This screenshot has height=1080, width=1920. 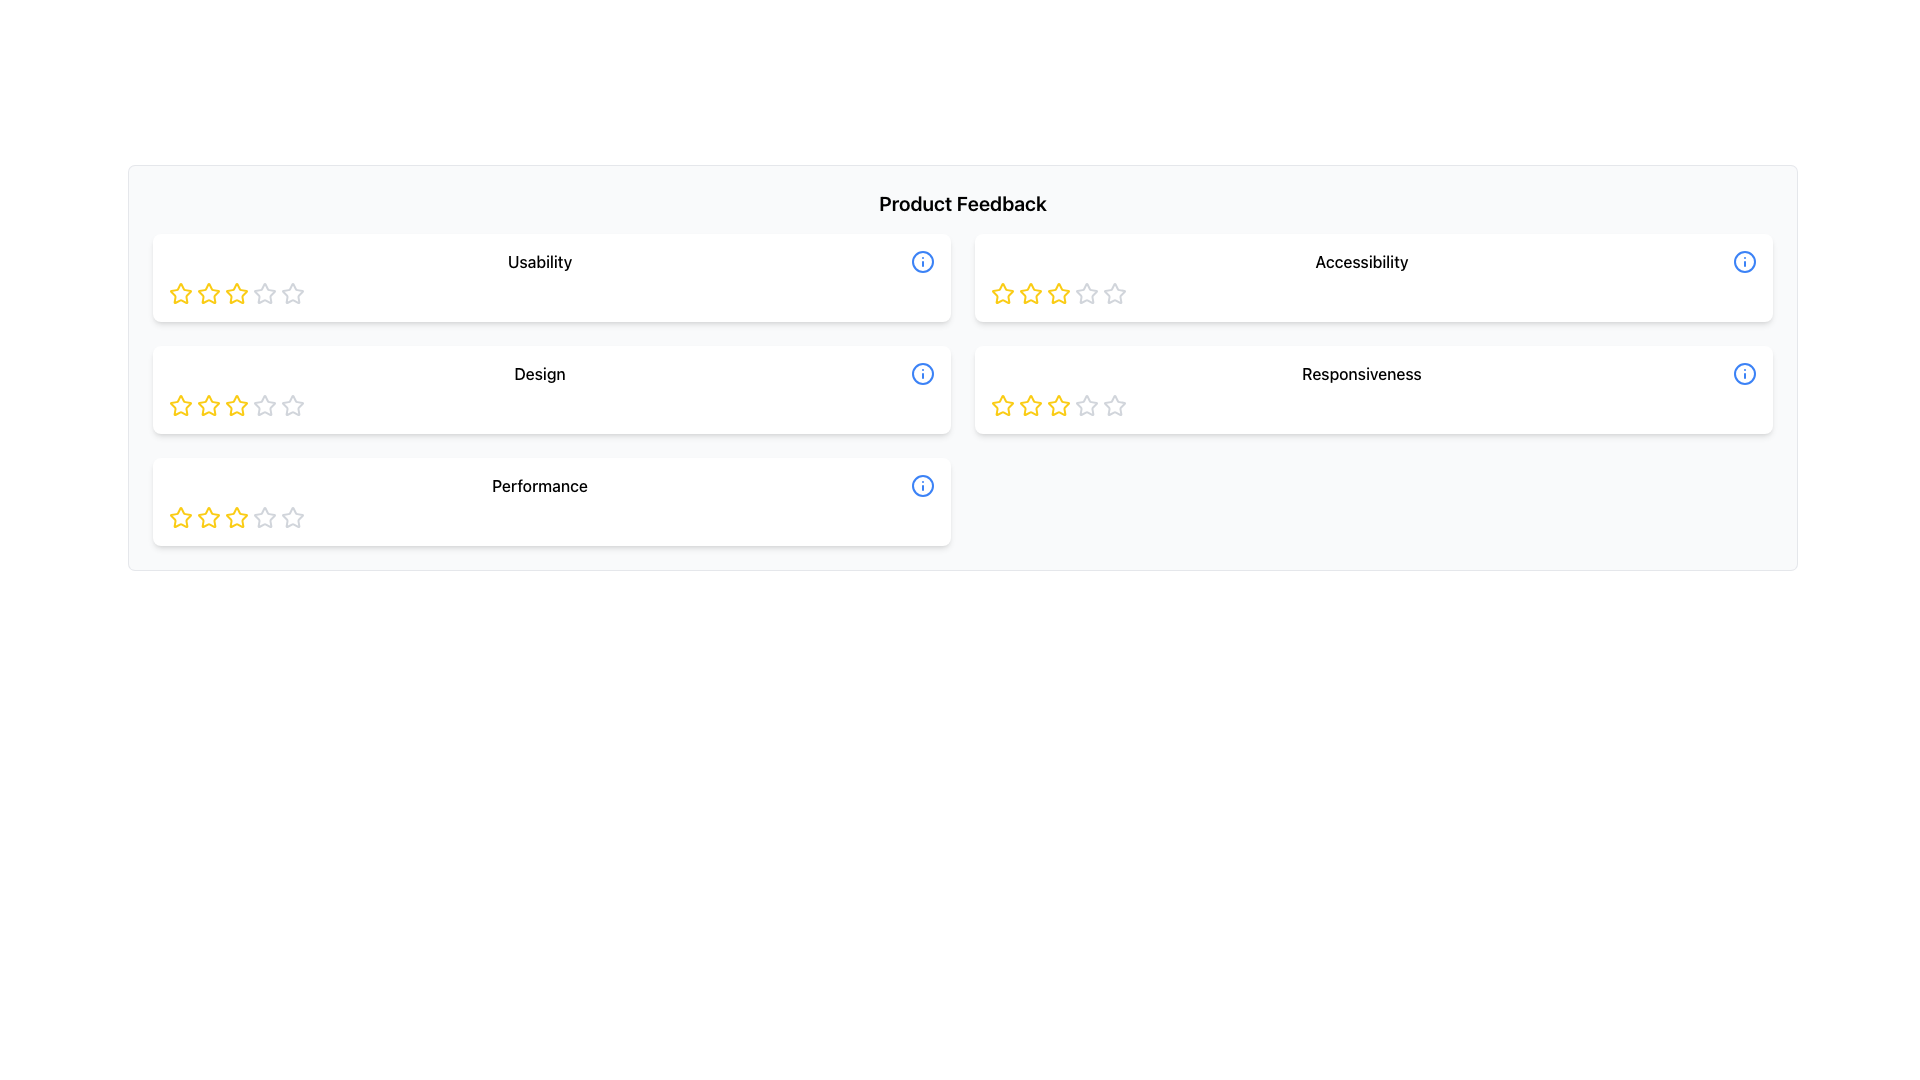 What do you see at coordinates (236, 293) in the screenshot?
I see `the second yellow star icon in the 'Usability' rating row of the 'Product Feedback' section` at bounding box center [236, 293].